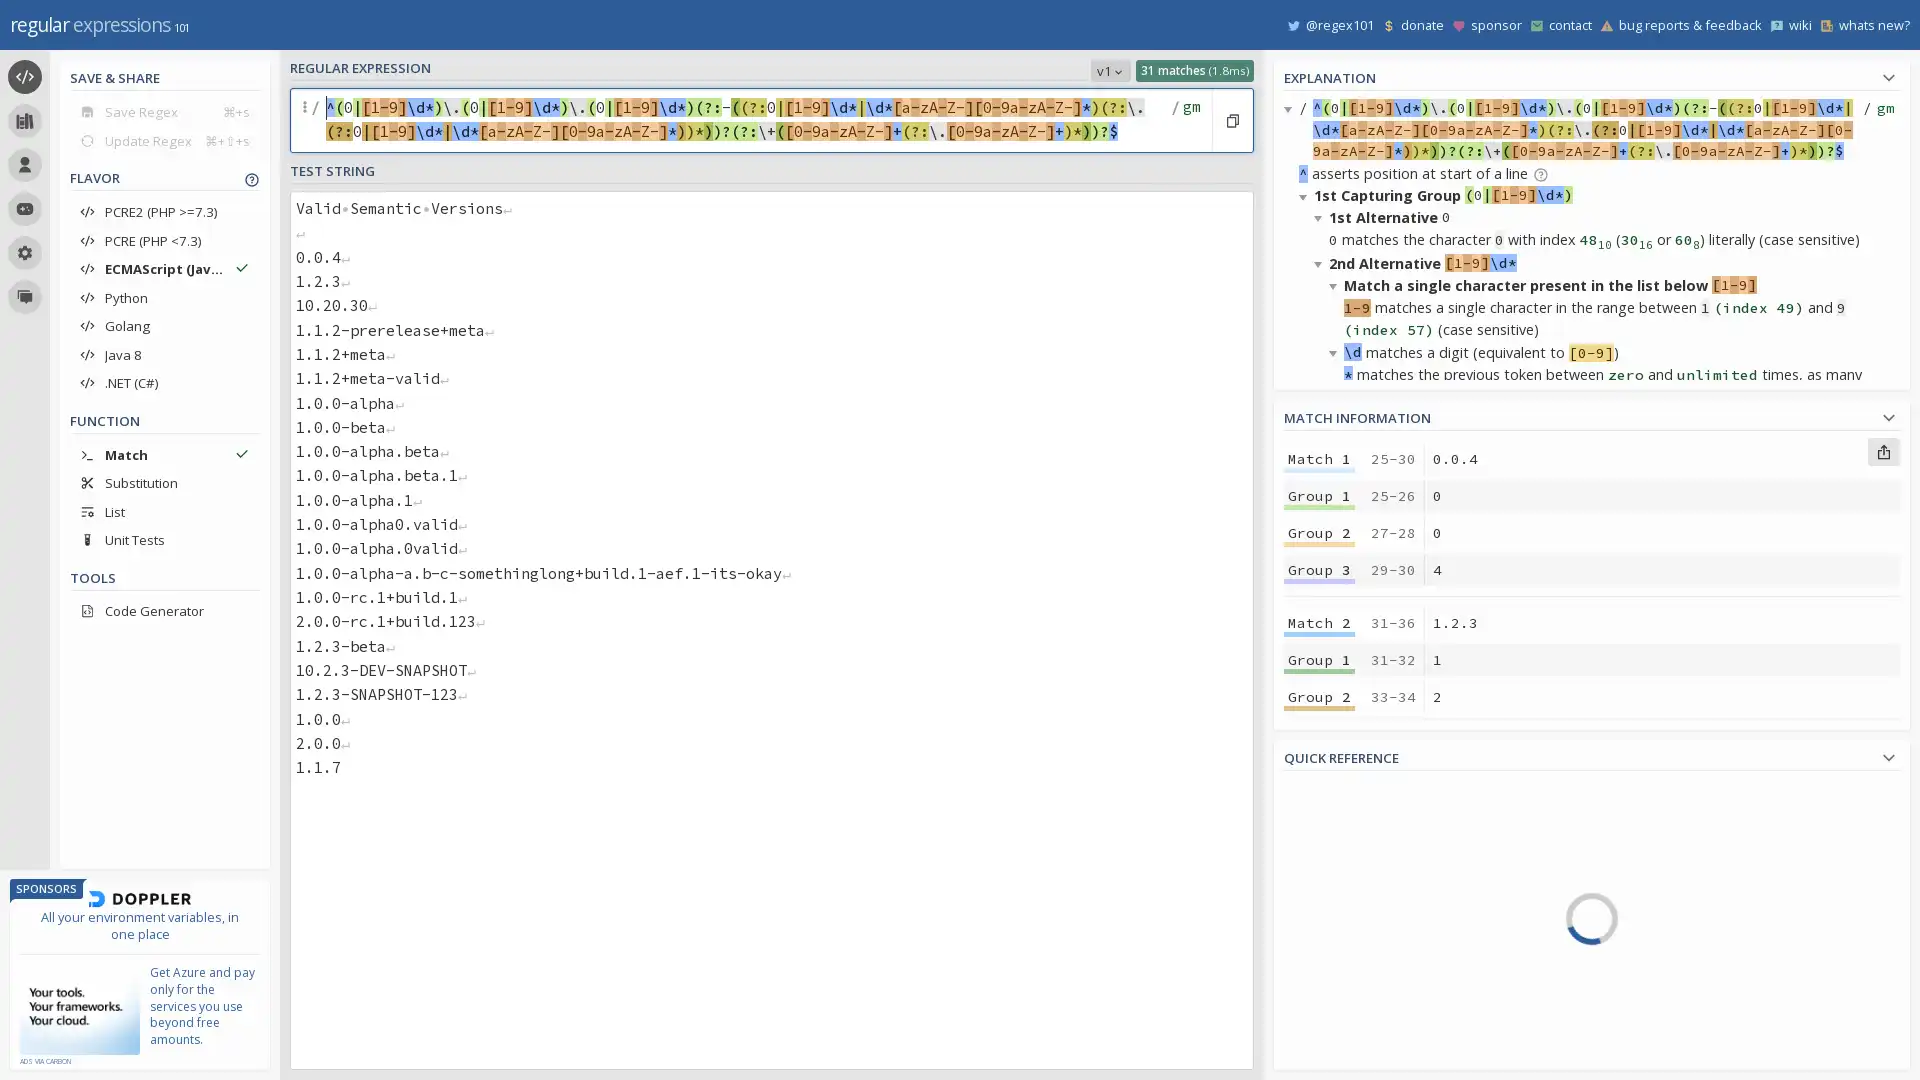  Describe the element at coordinates (1691, 991) in the screenshot. I see `Any whitespace character \s` at that location.